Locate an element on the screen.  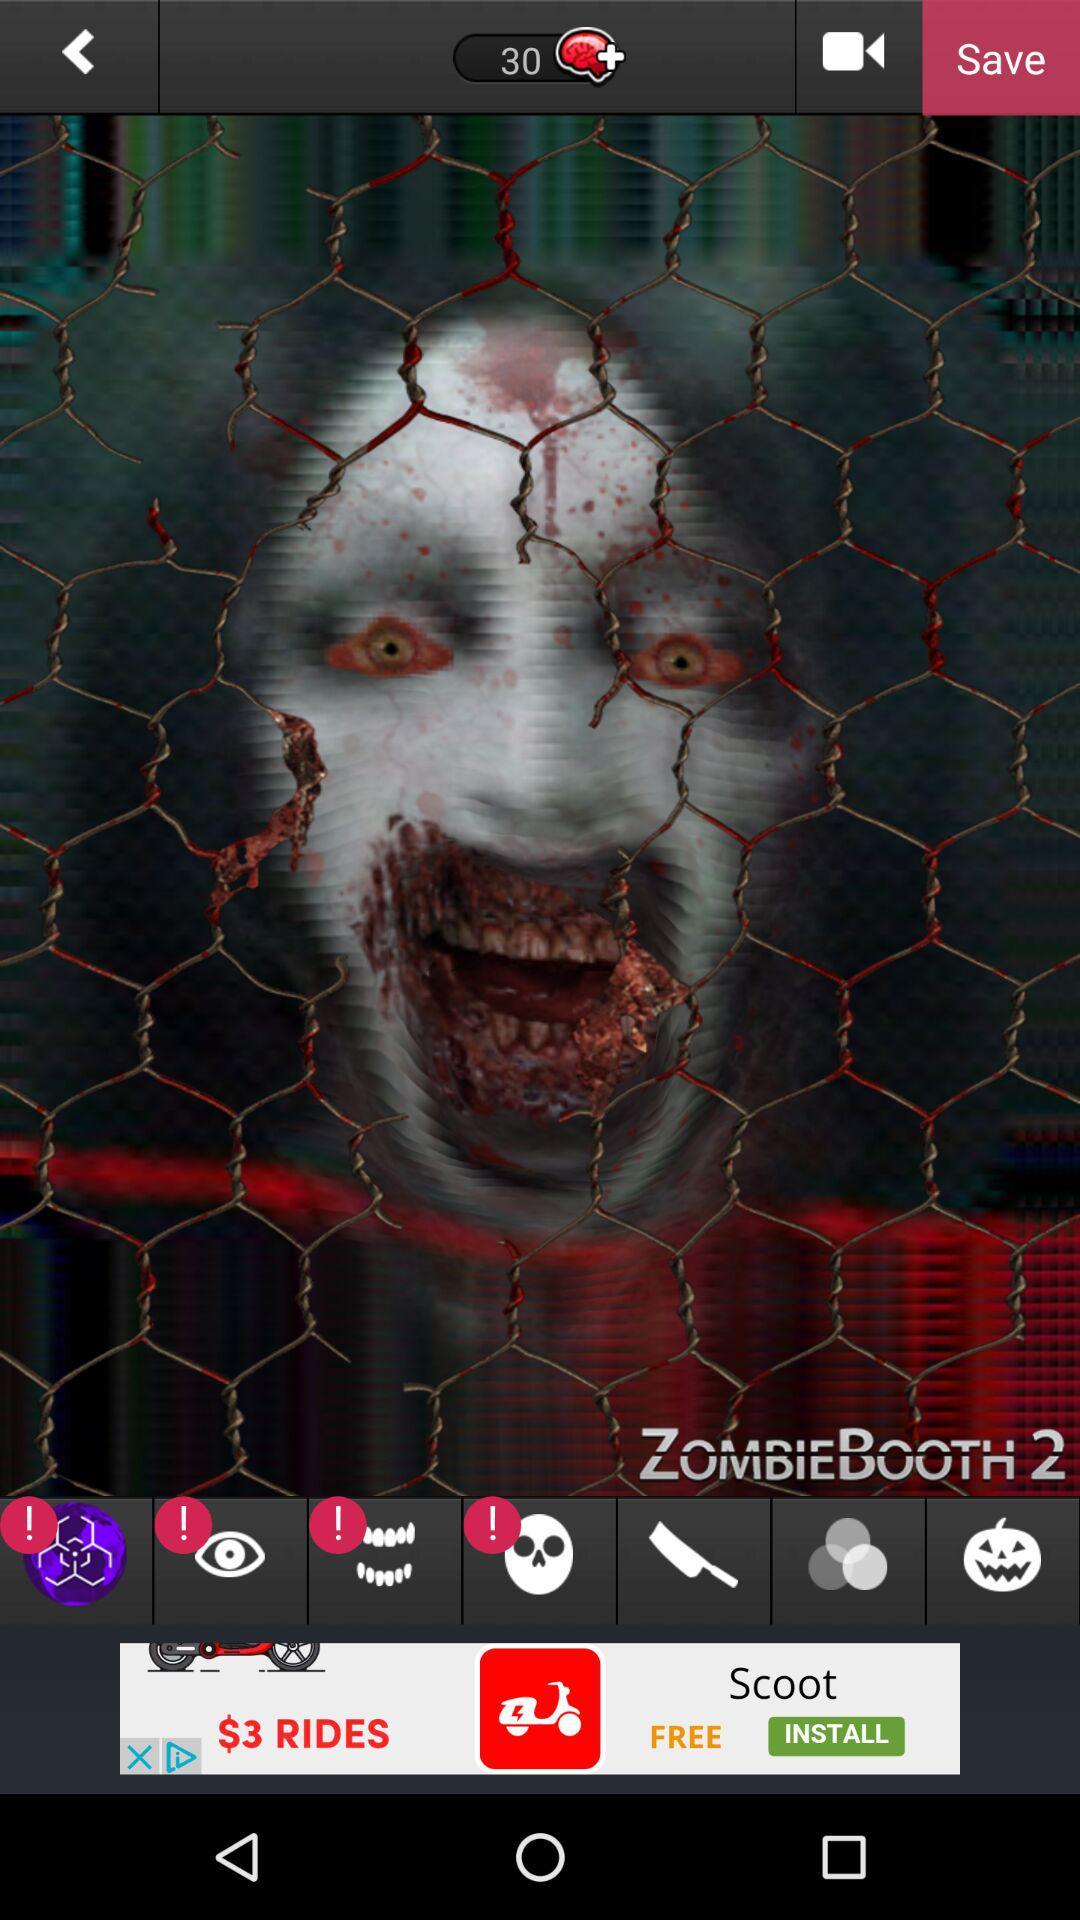
the settings icon is located at coordinates (75, 1670).